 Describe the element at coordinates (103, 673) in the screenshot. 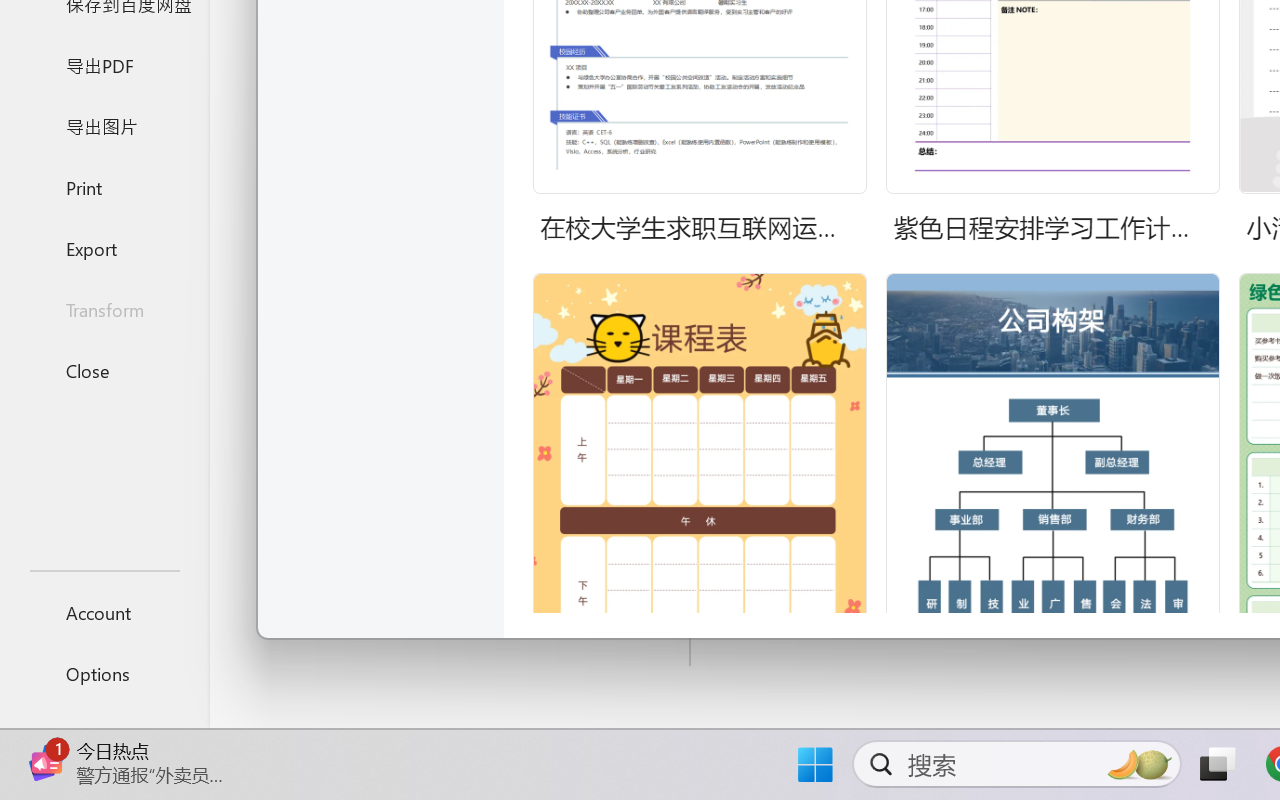

I see `'Options'` at that location.